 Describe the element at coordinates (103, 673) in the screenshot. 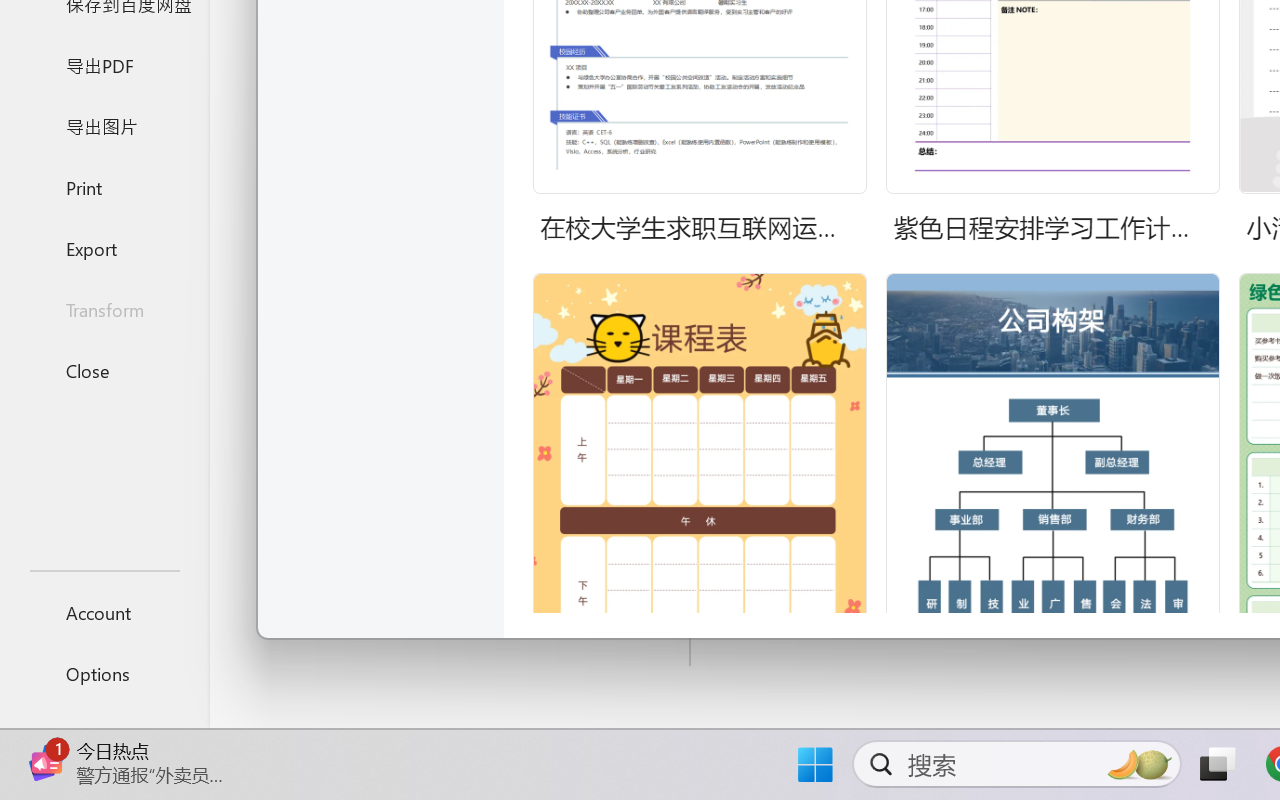

I see `'Options'` at that location.